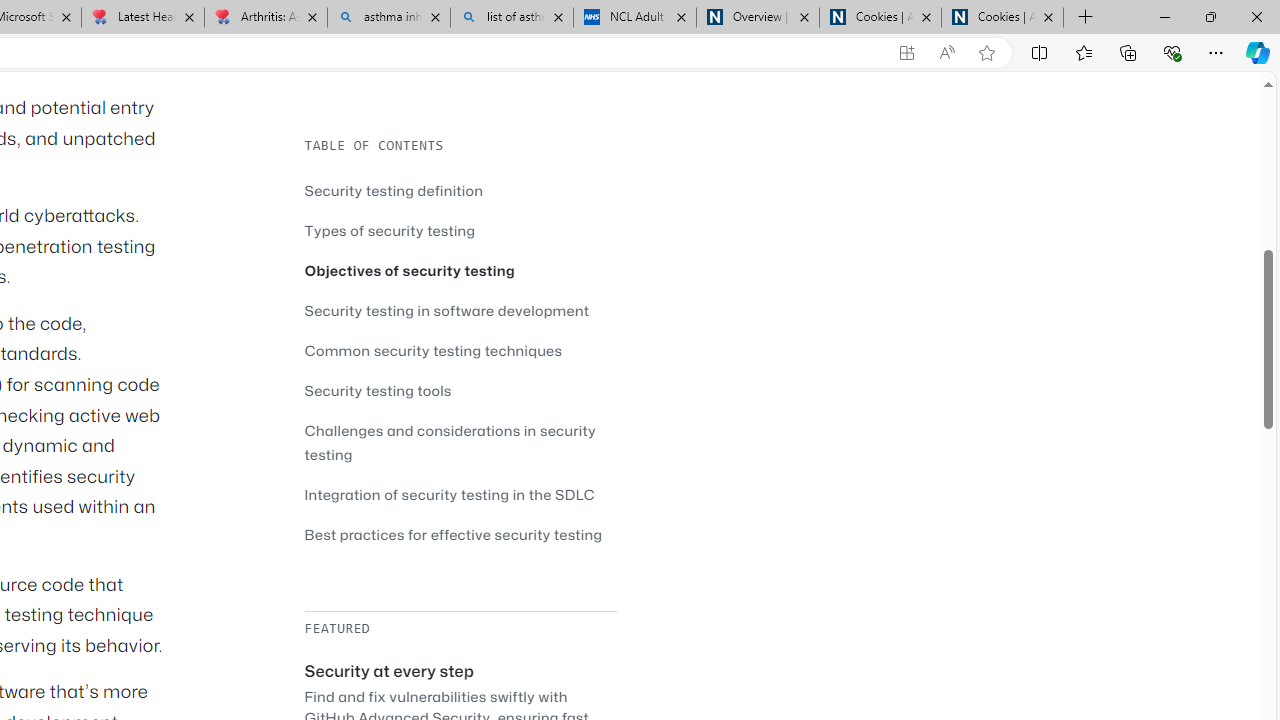  What do you see at coordinates (390, 229) in the screenshot?
I see `'Types of security testing'` at bounding box center [390, 229].